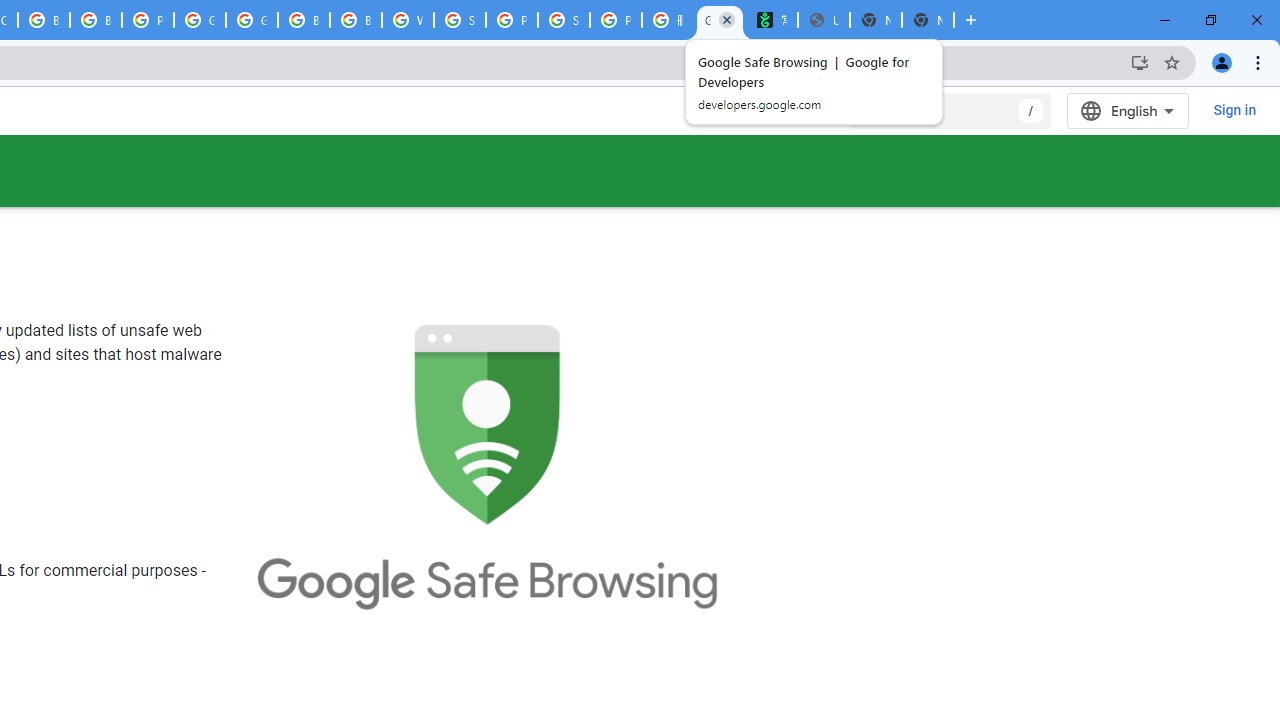 This screenshot has height=720, width=1280. I want to click on 'Untitled', so click(823, 20).